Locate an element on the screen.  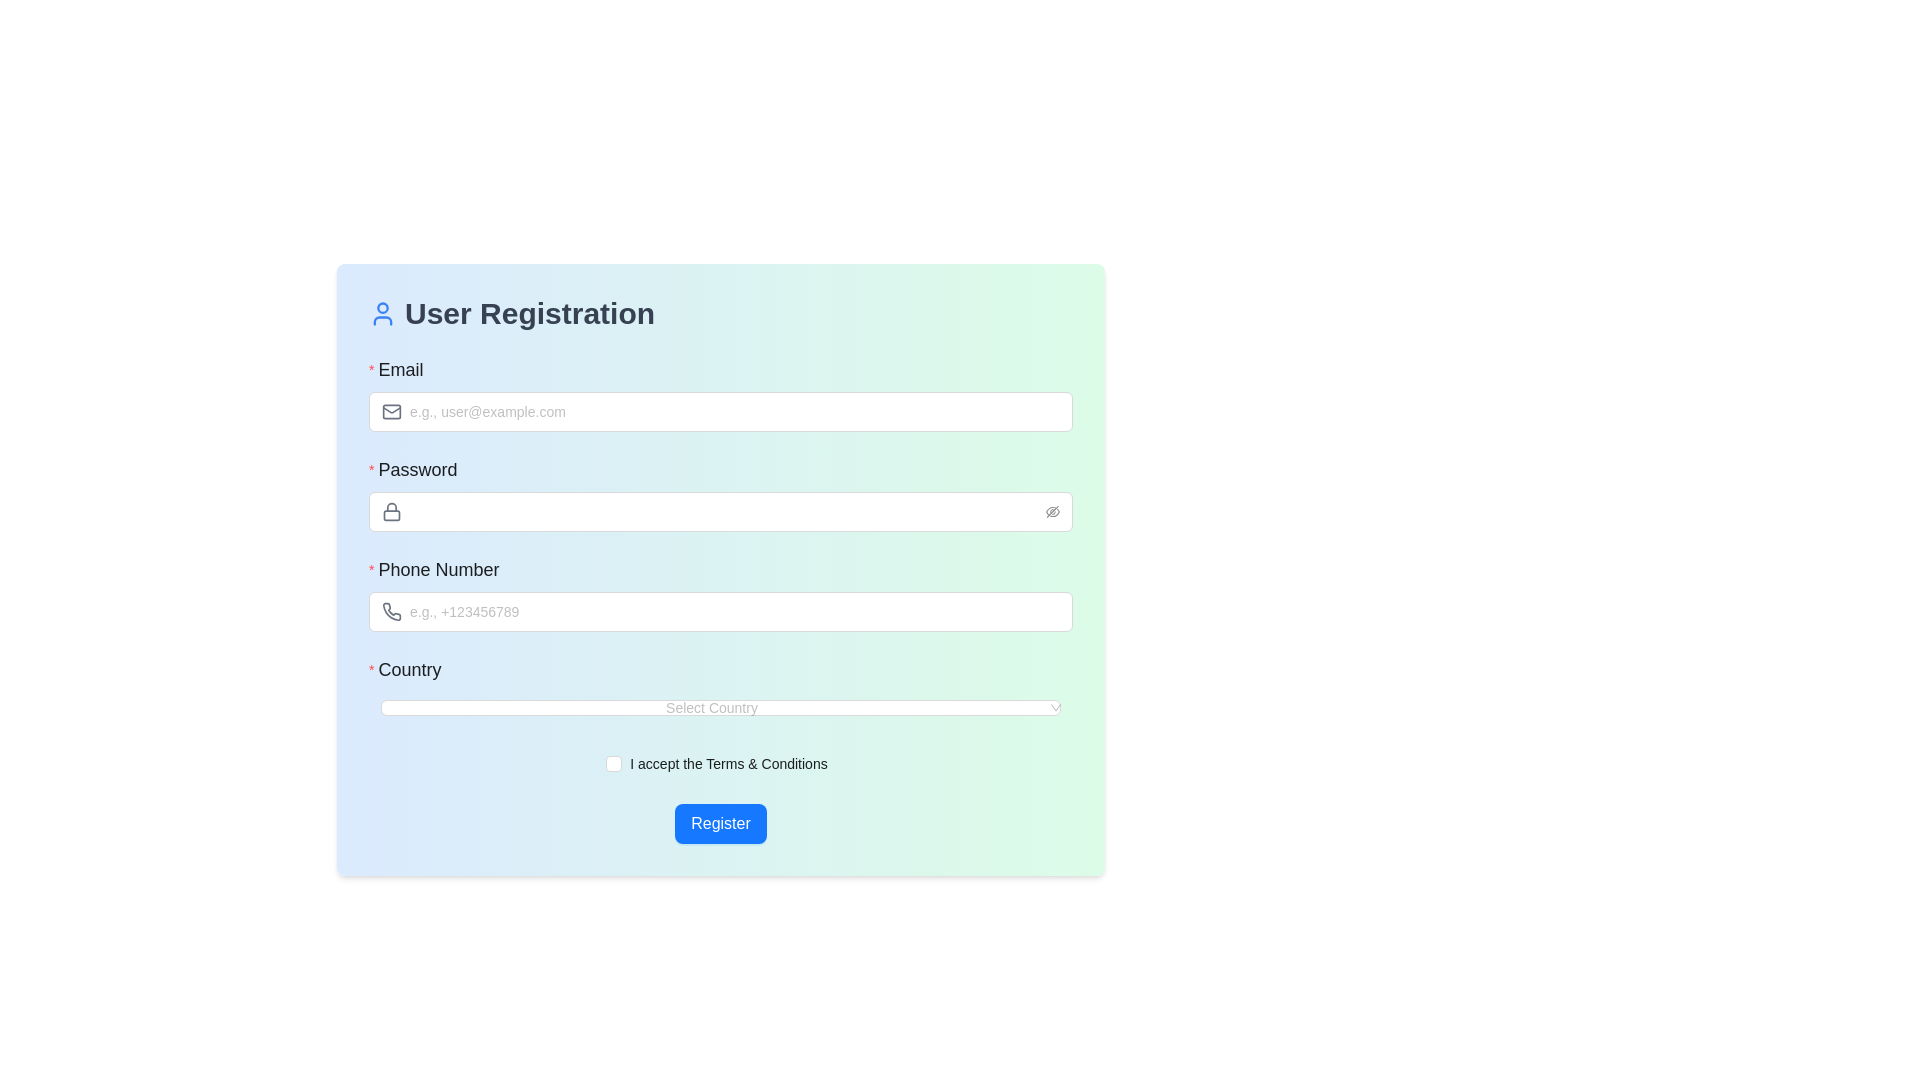
the Icon component inside the envelope icon of the 'Email' input field, which visually indicates the input field's function is located at coordinates (392, 411).